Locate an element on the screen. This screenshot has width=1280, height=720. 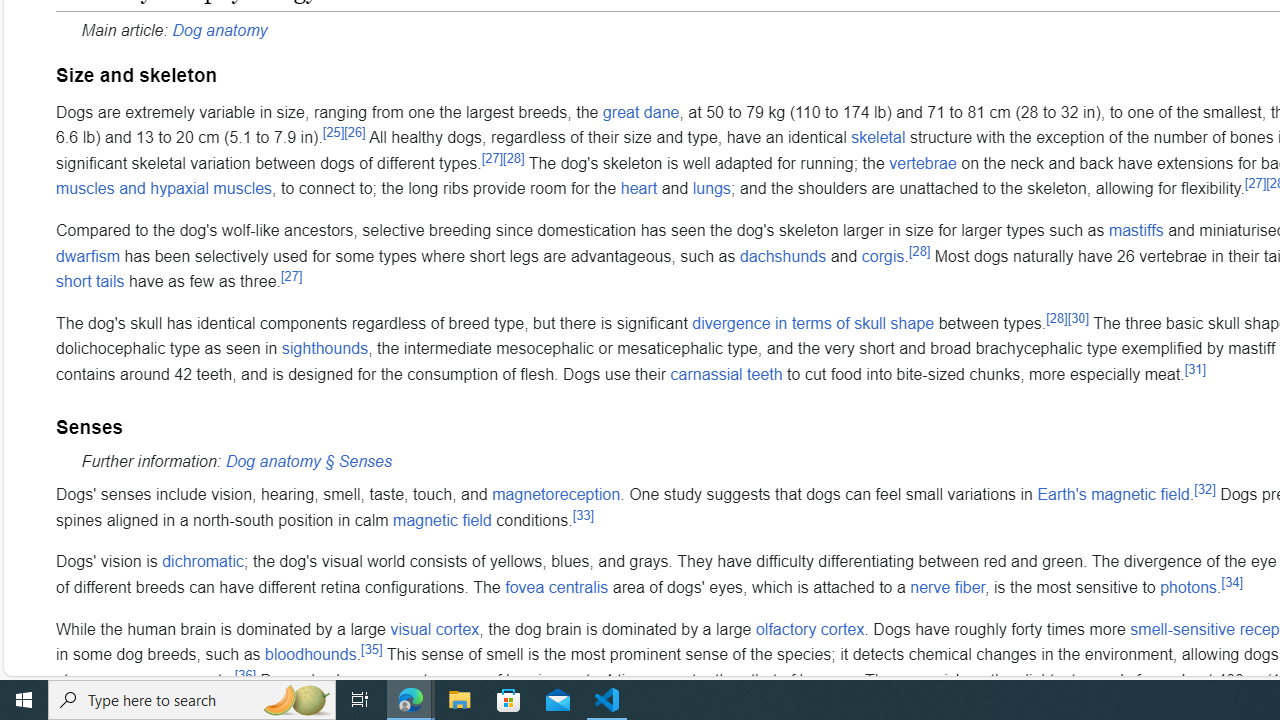
'lungs' is located at coordinates (712, 189).